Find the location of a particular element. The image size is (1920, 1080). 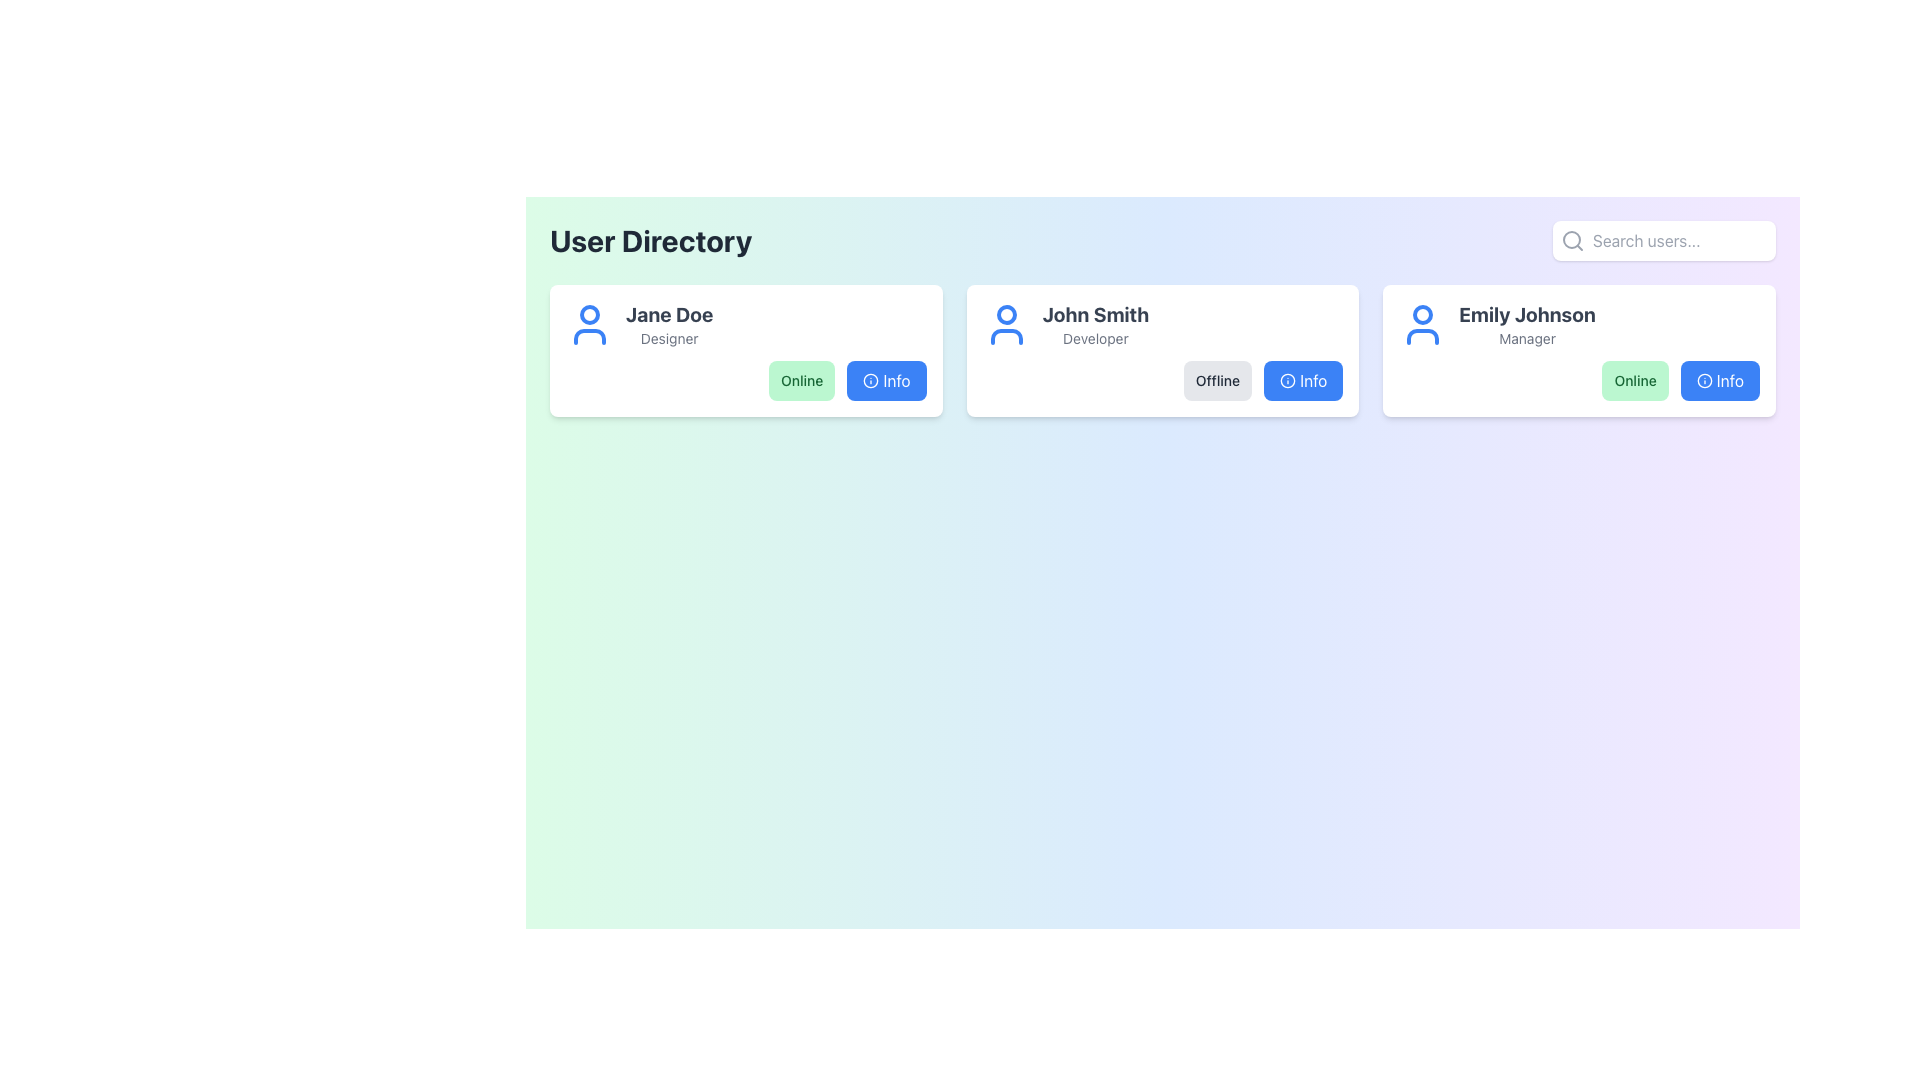

the user name text label located in the third user profile card, positioned above the 'Manager' text is located at coordinates (1526, 315).